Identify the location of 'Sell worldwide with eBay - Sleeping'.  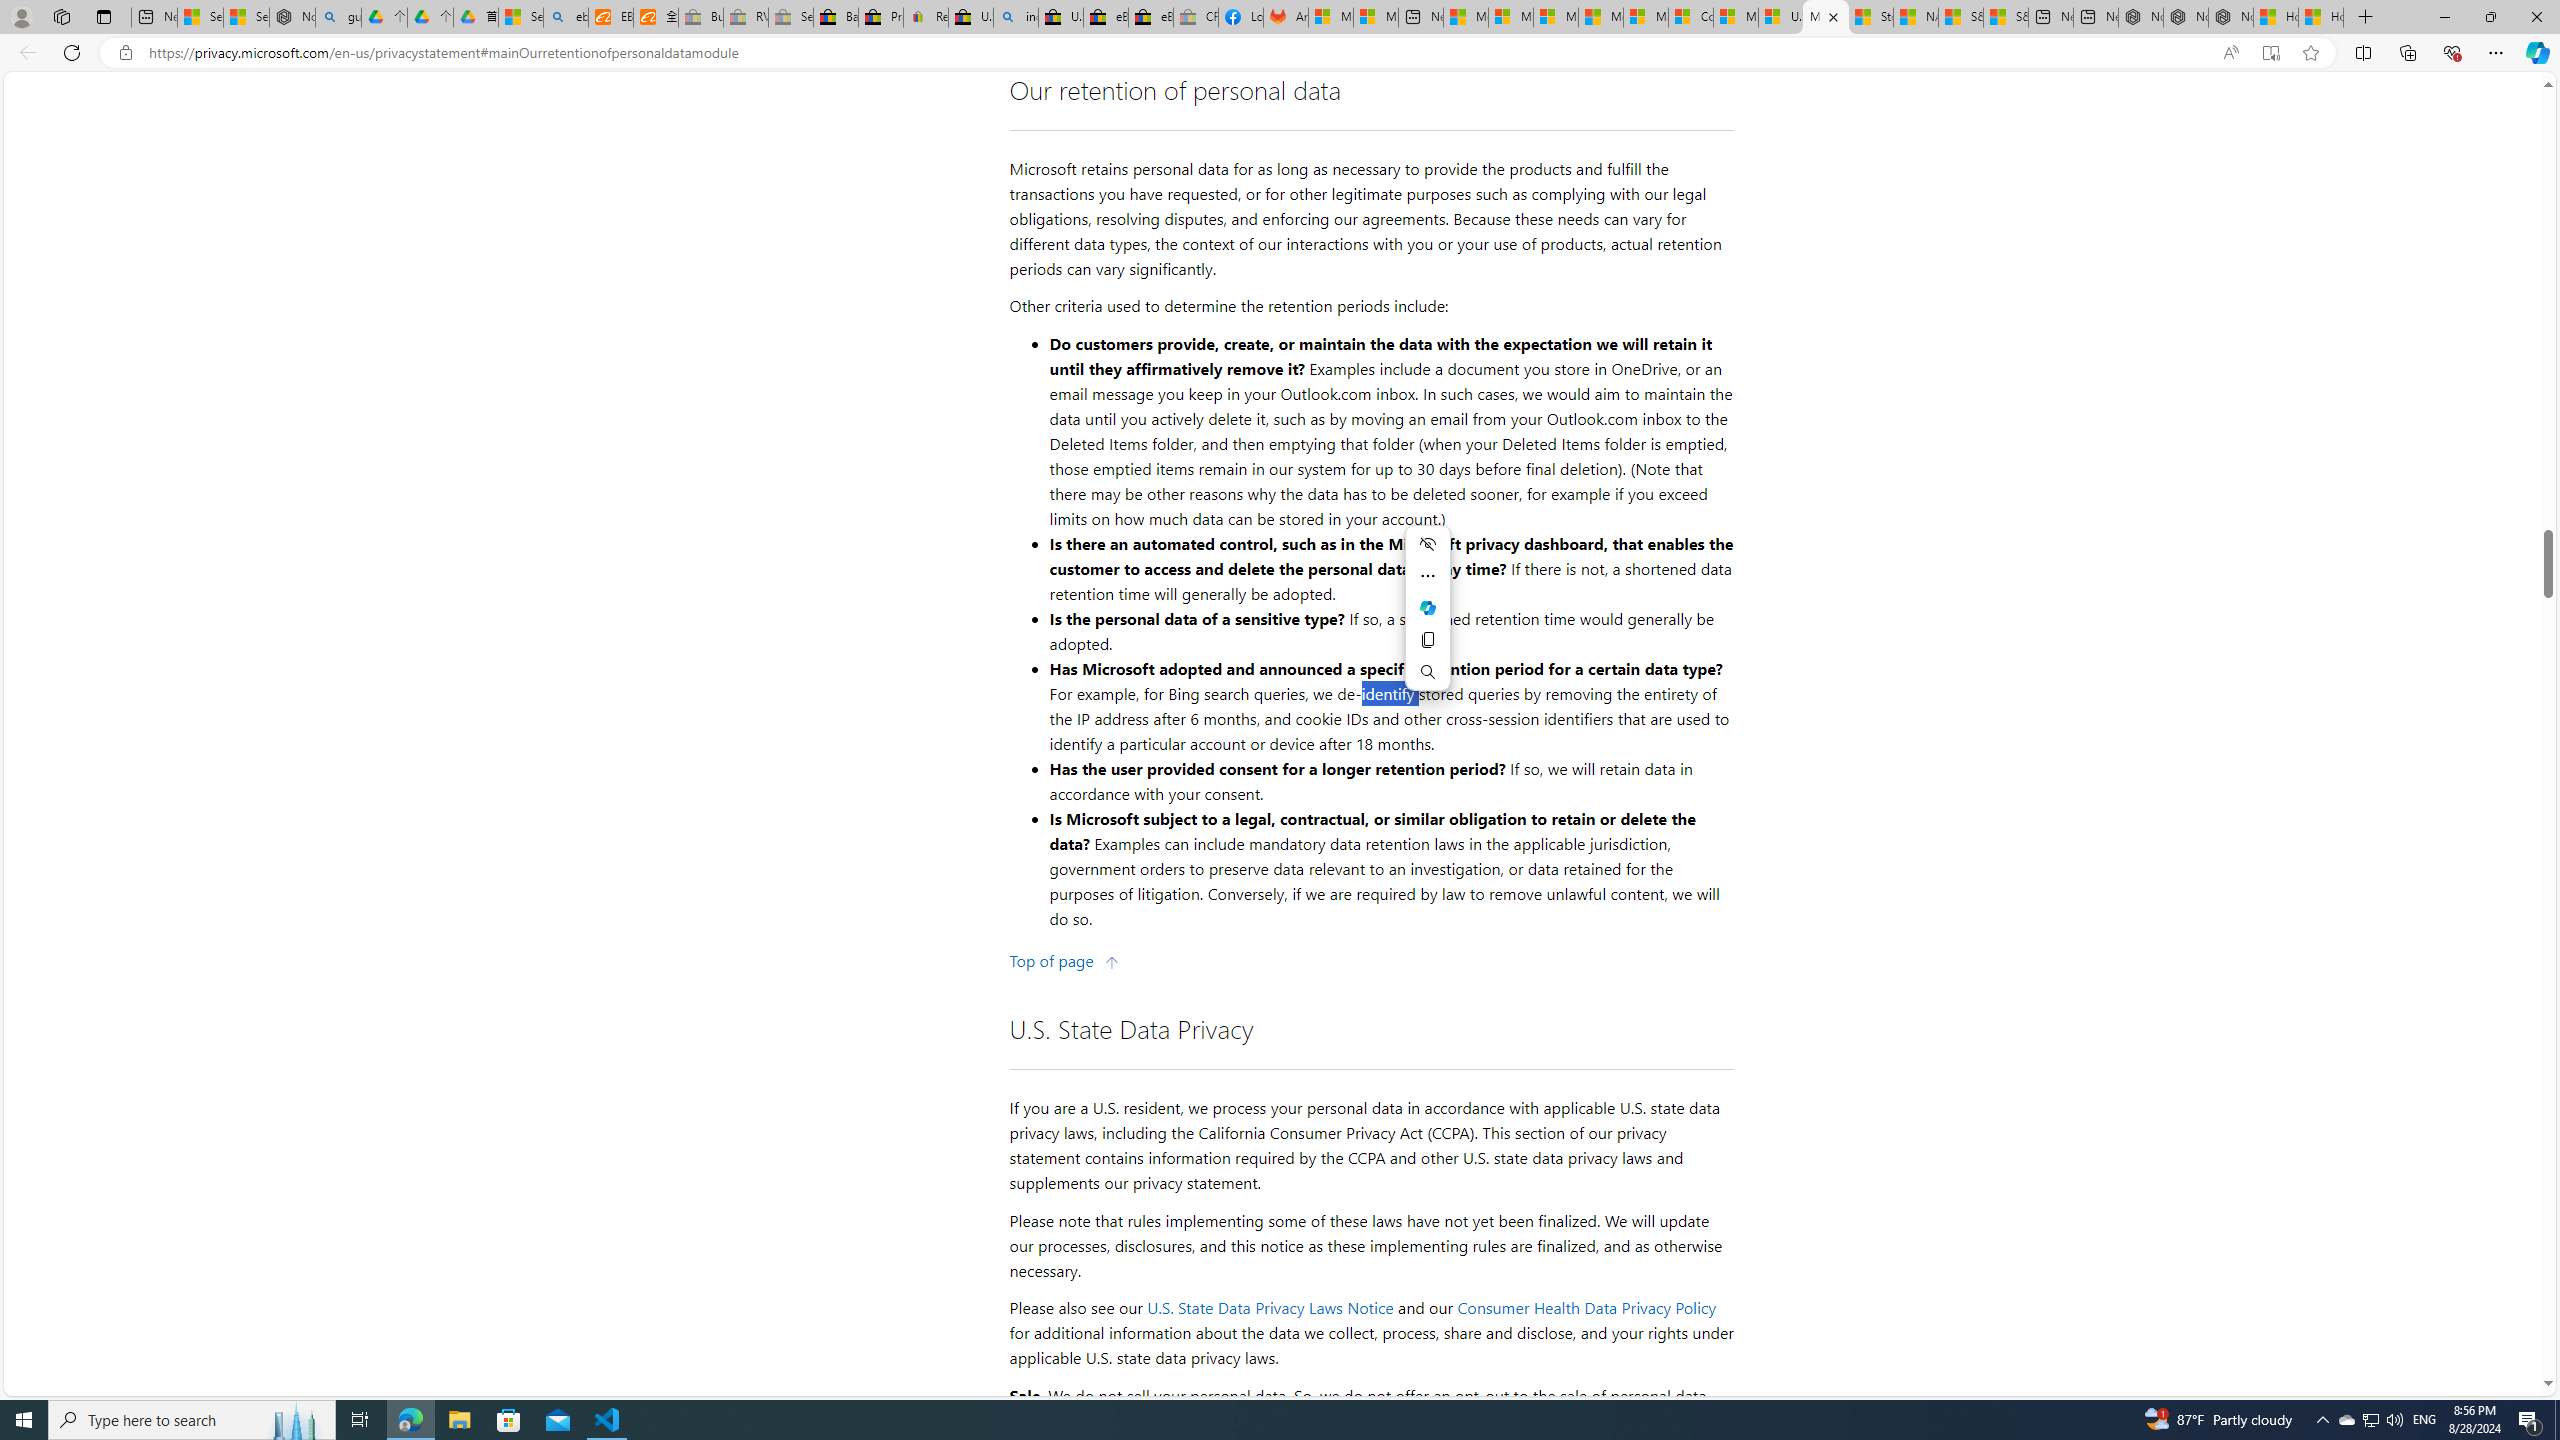
(790, 16).